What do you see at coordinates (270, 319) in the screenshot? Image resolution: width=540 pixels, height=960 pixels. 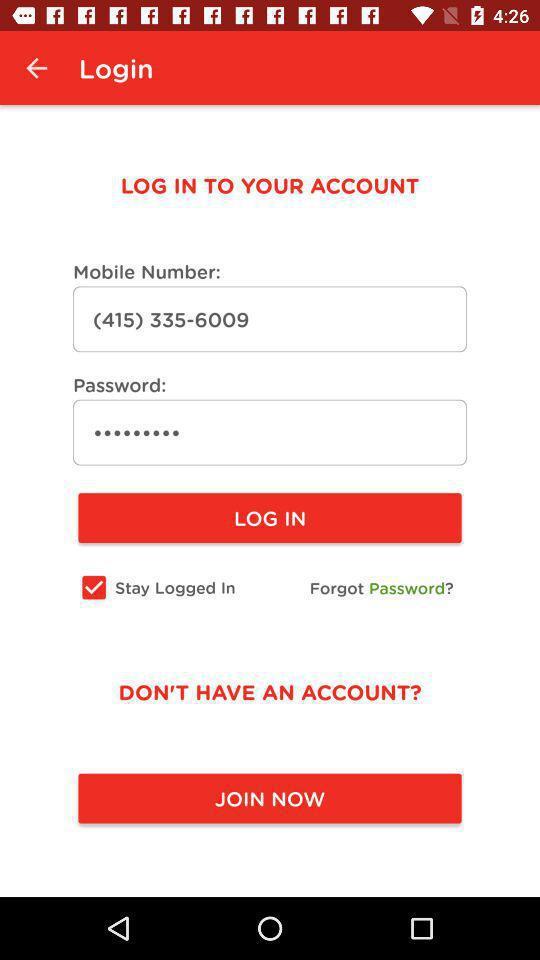 I see `the text box which says mobile number` at bounding box center [270, 319].